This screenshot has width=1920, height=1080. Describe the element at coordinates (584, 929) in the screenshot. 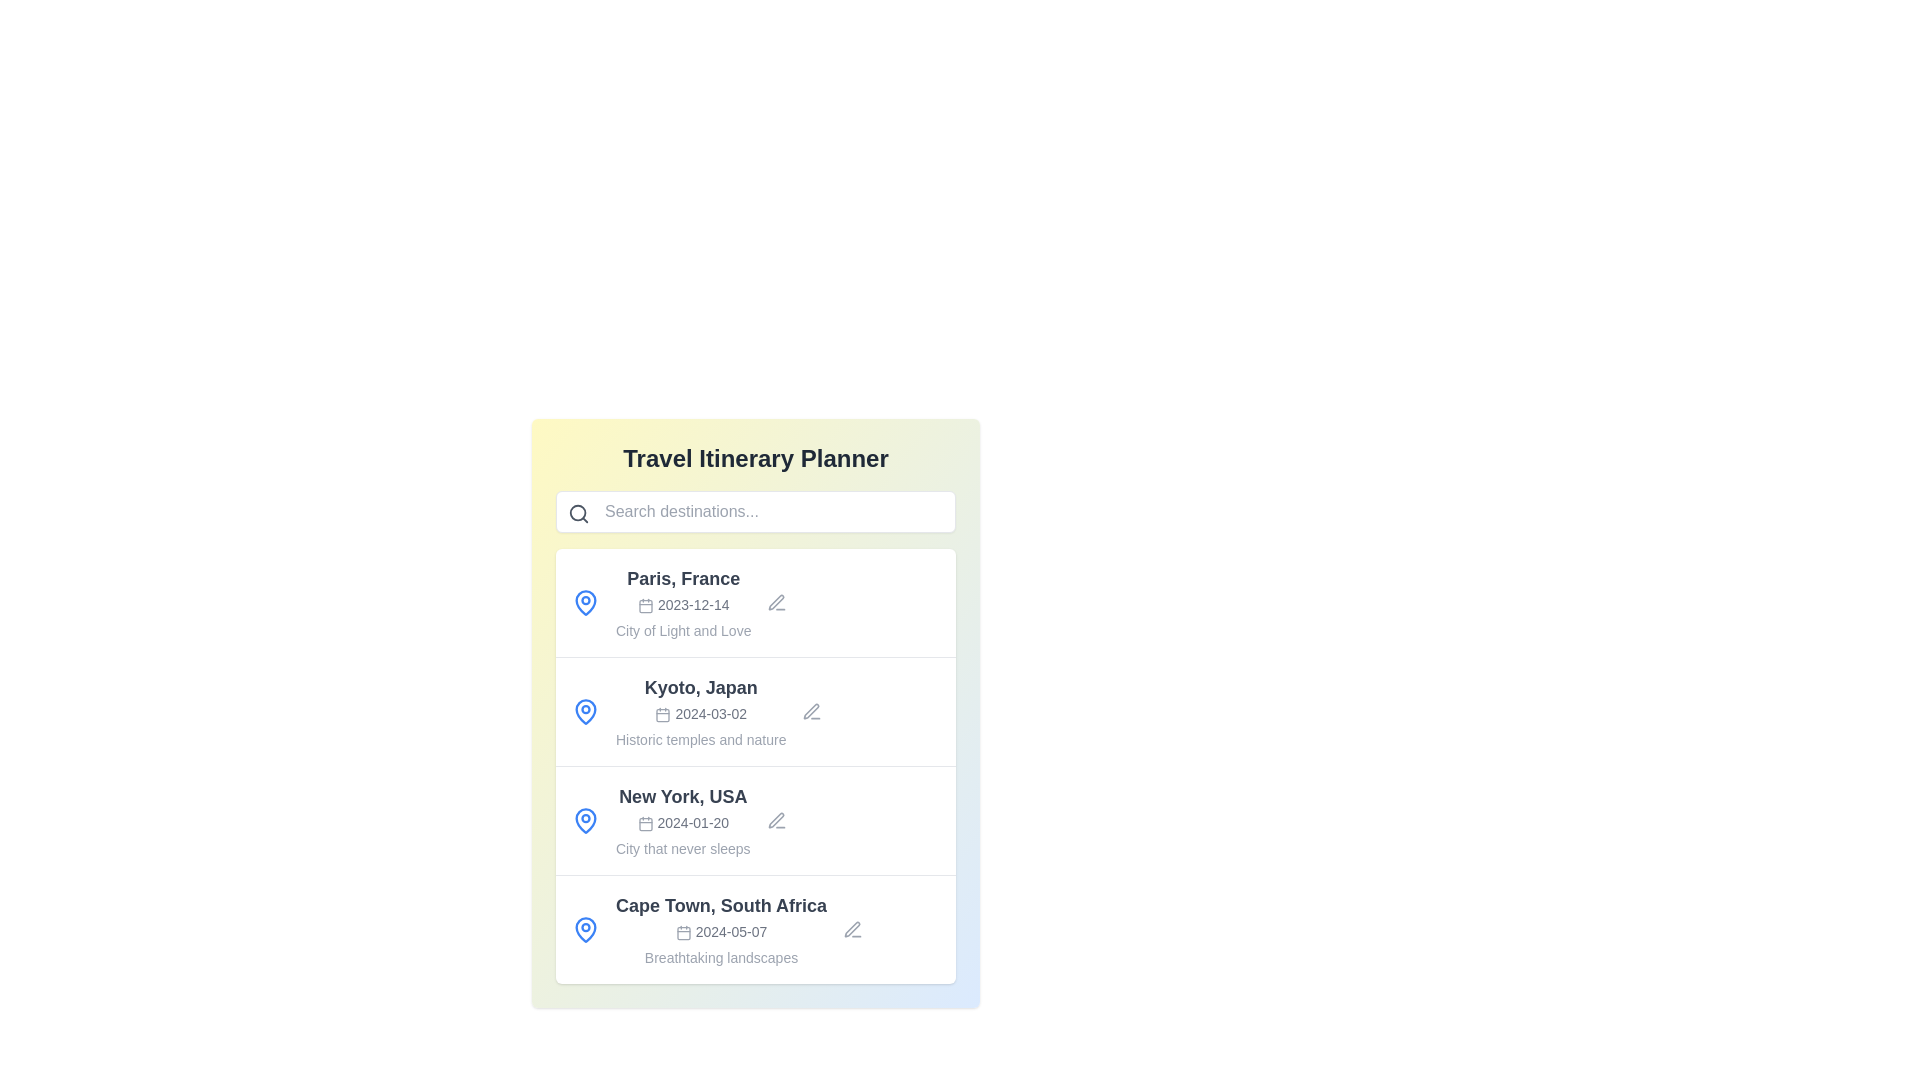

I see `the icon representing the location marker for 'Cape Town, South Africa', which is positioned to the left of the entry for the city name` at that location.